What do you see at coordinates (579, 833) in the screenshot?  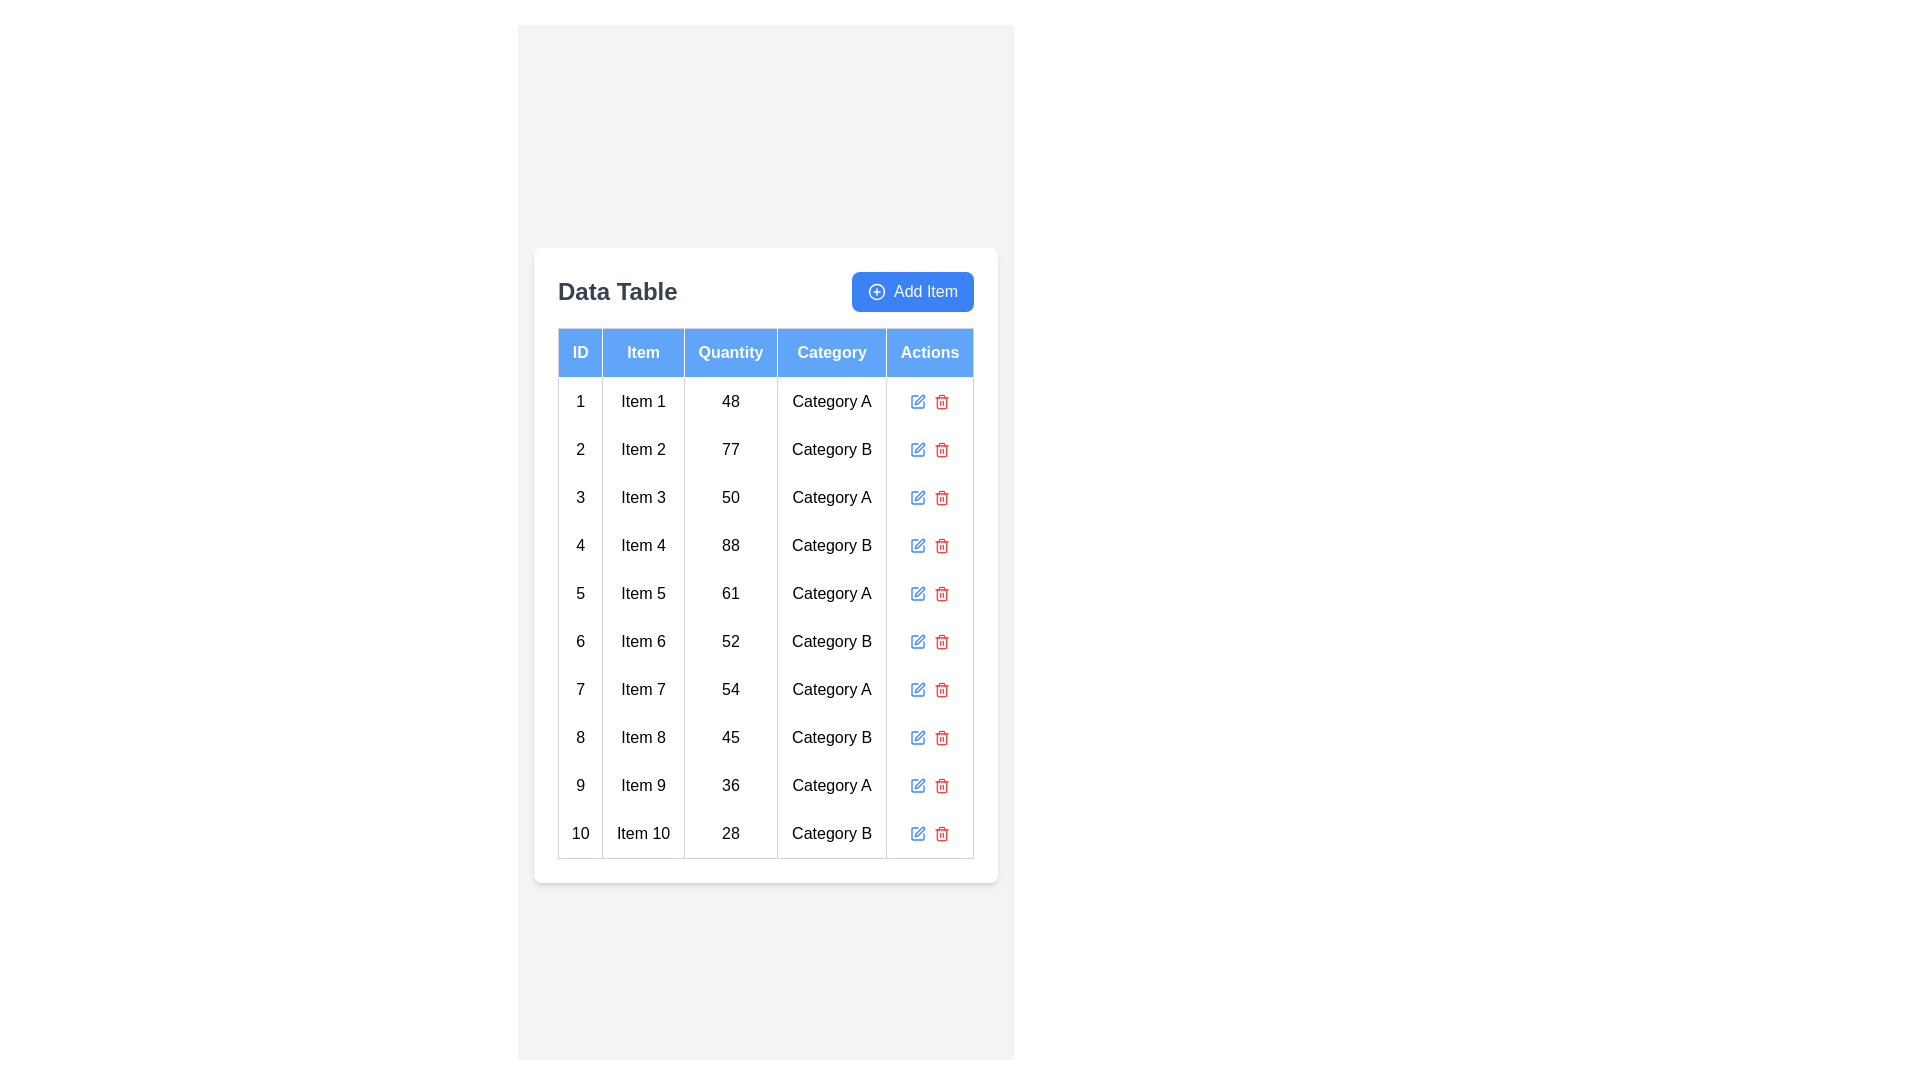 I see `the table cell in the last row of the 'Data Table' that contains the text '10', which is styled as a row header and centrally aligned` at bounding box center [579, 833].